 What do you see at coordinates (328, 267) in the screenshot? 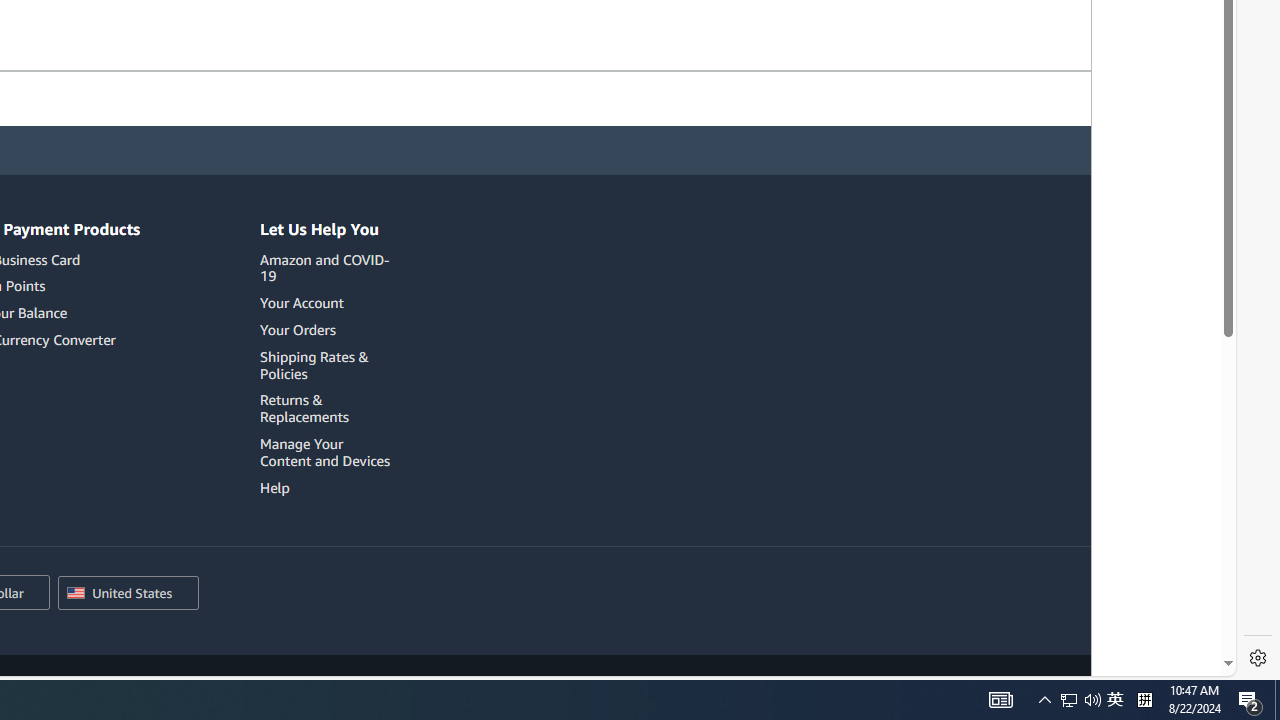
I see `'Amazon and COVID-19'` at bounding box center [328, 267].